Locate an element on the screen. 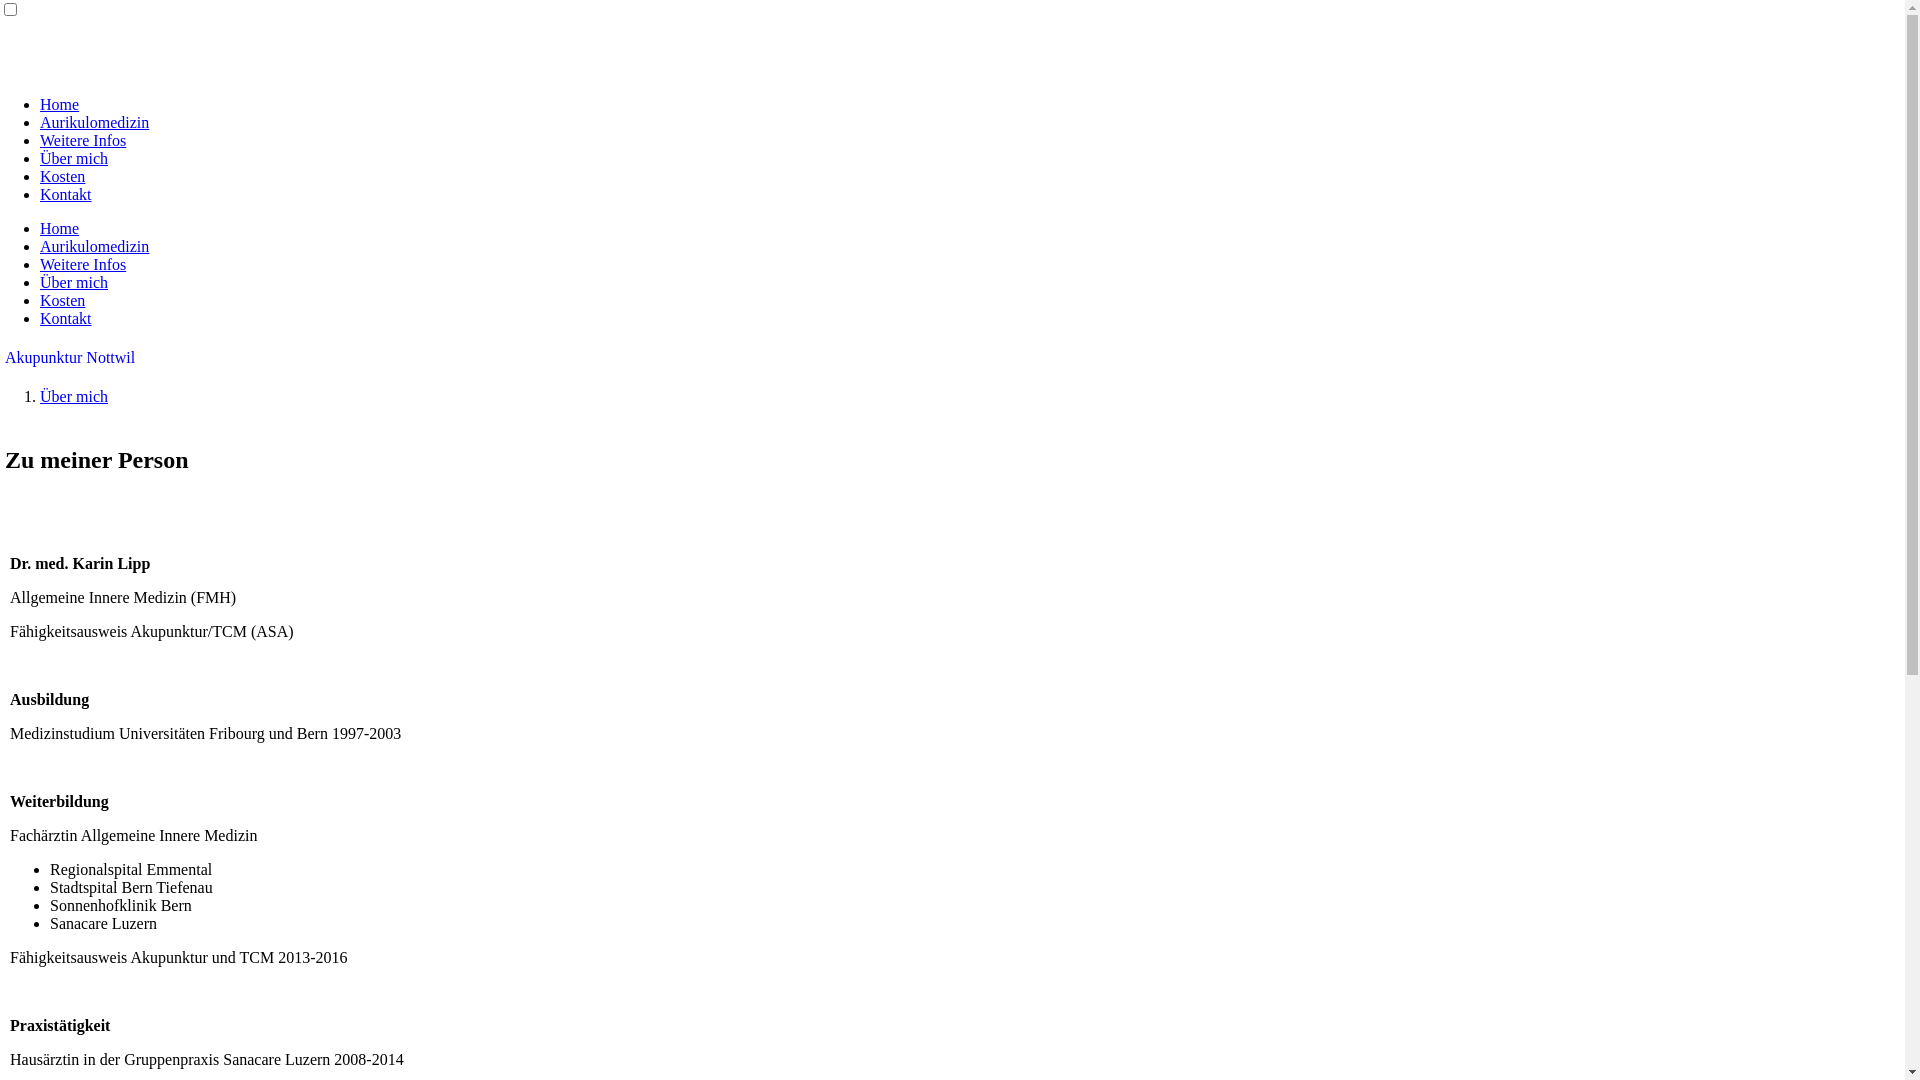  'Home' is located at coordinates (59, 104).